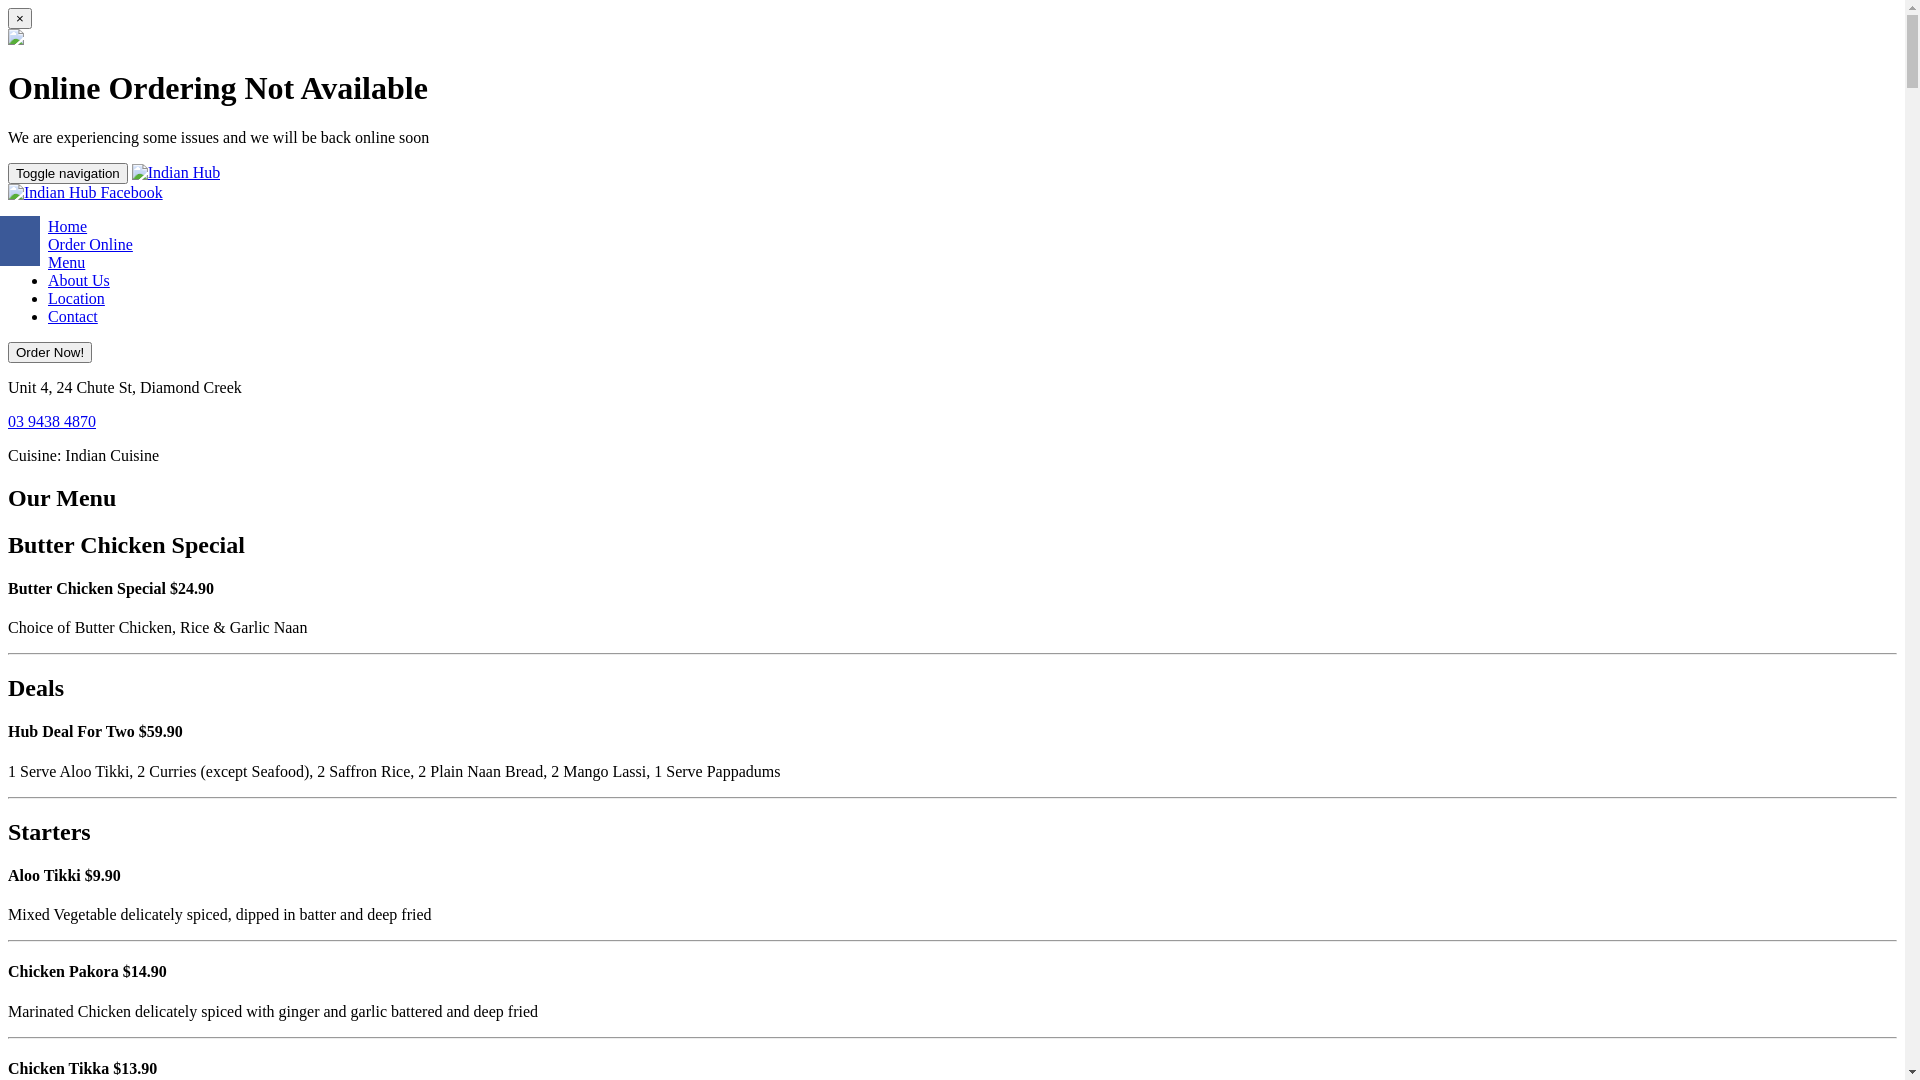 Image resolution: width=1920 pixels, height=1080 pixels. I want to click on 'Order Online', so click(89, 243).